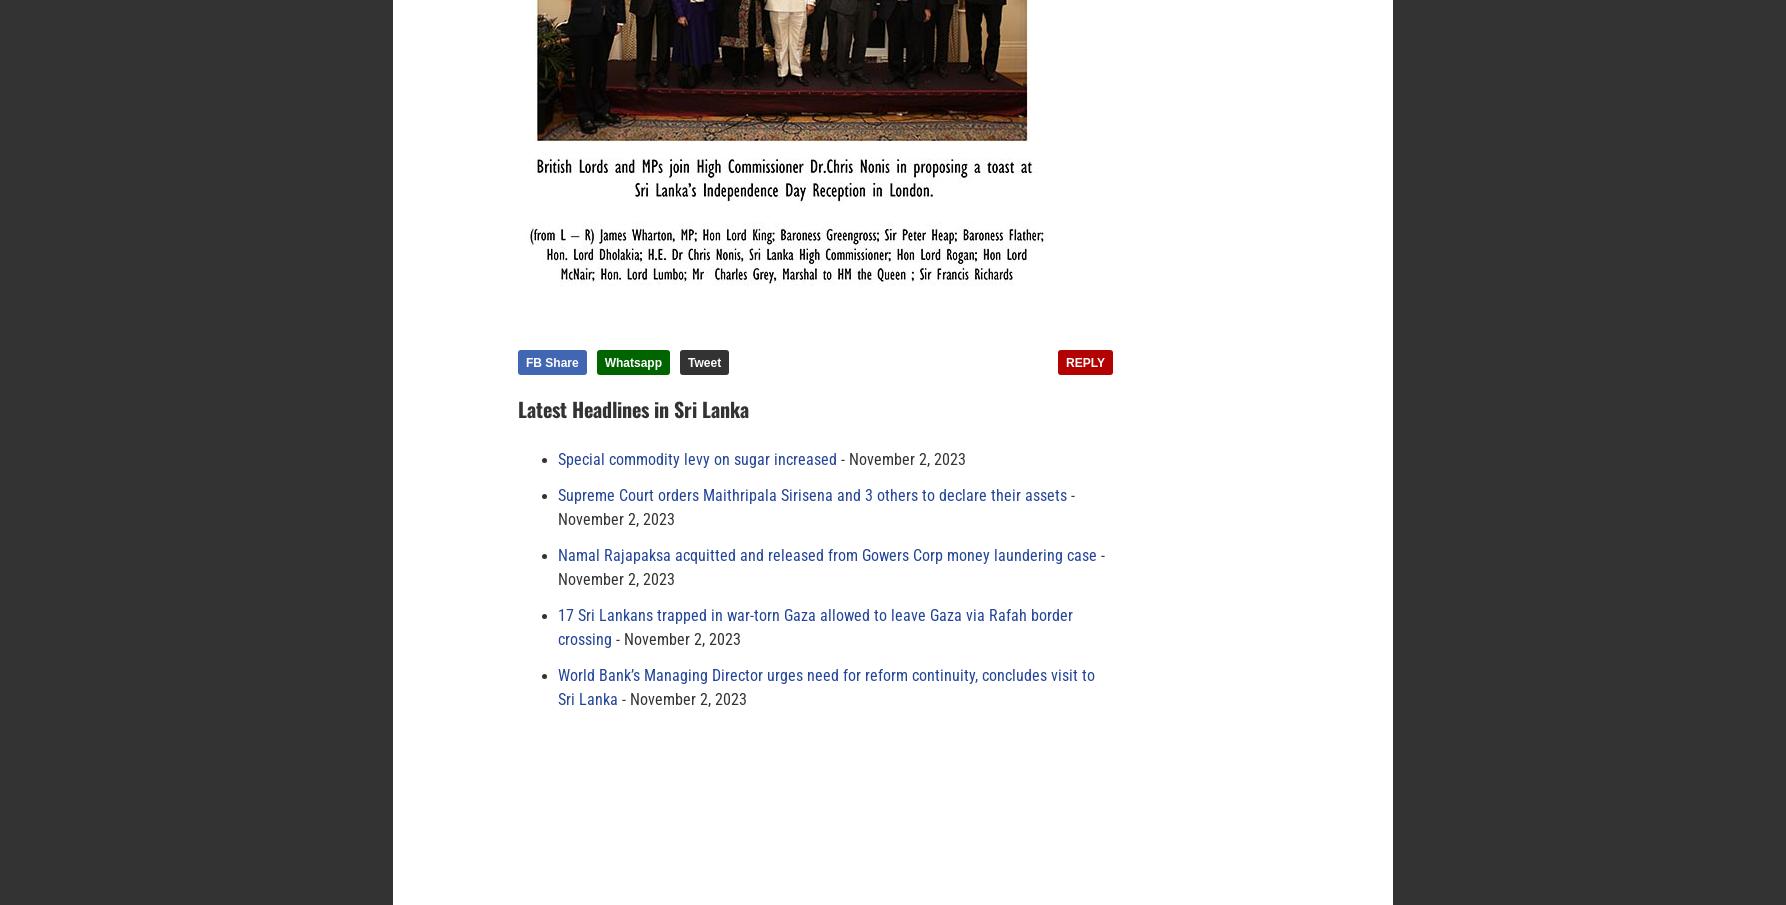  What do you see at coordinates (697, 460) in the screenshot?
I see `'Special commodity levy on sugar increased'` at bounding box center [697, 460].